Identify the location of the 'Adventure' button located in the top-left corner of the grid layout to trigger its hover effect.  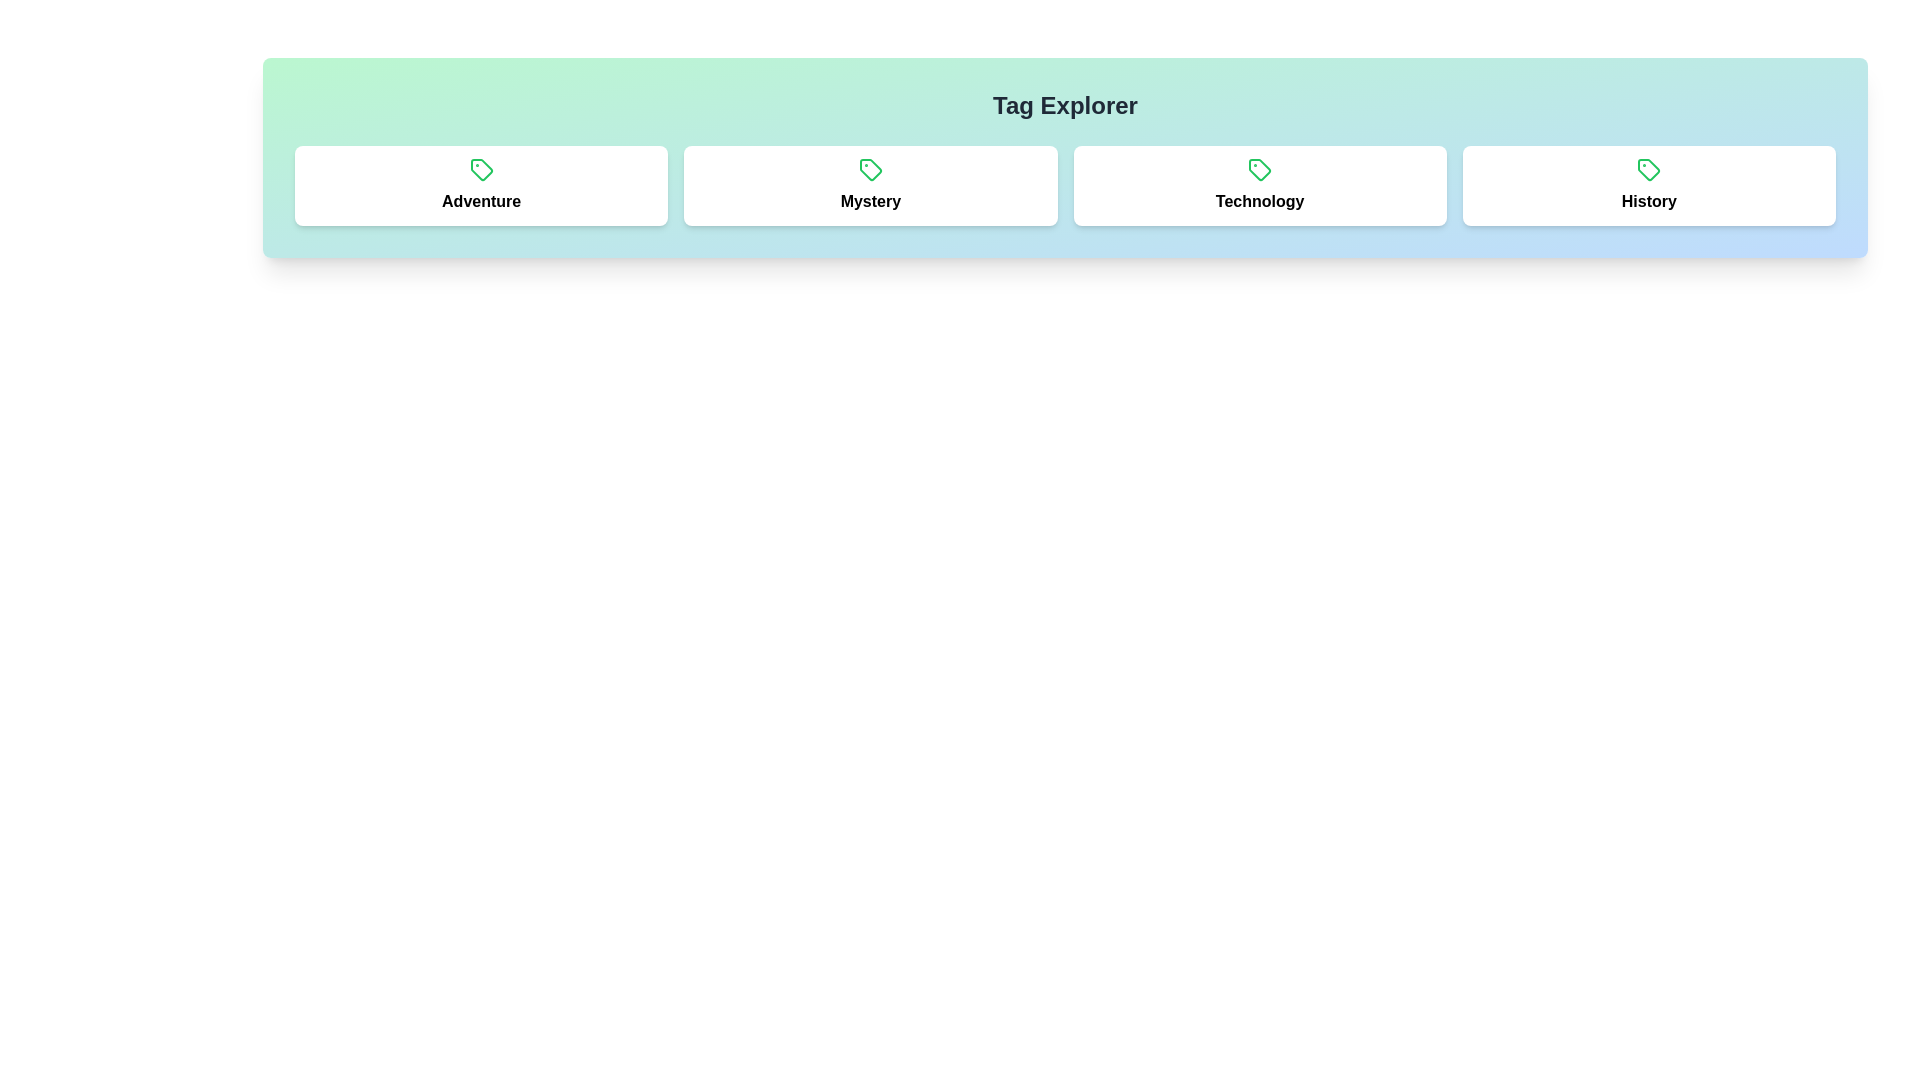
(481, 185).